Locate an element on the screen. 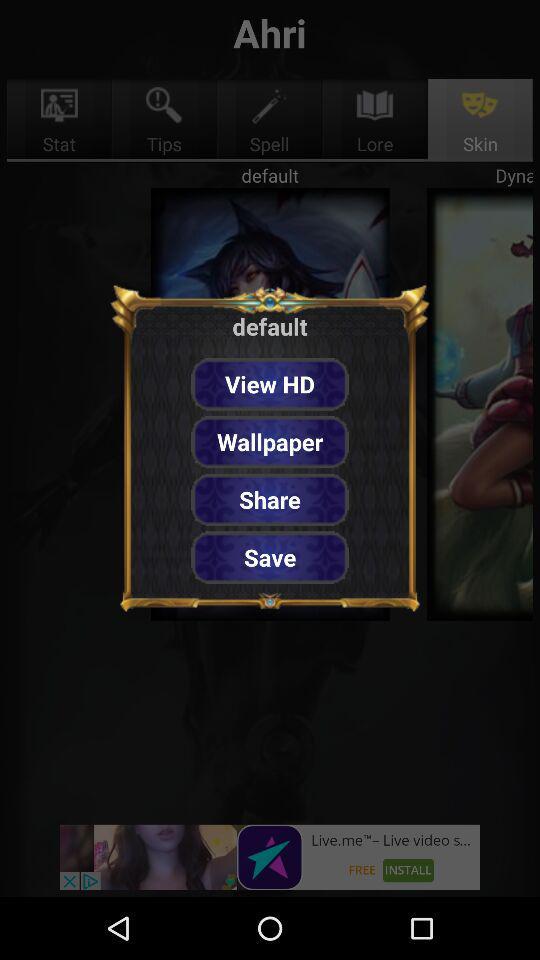 The image size is (540, 960). the item above share button is located at coordinates (270, 442).